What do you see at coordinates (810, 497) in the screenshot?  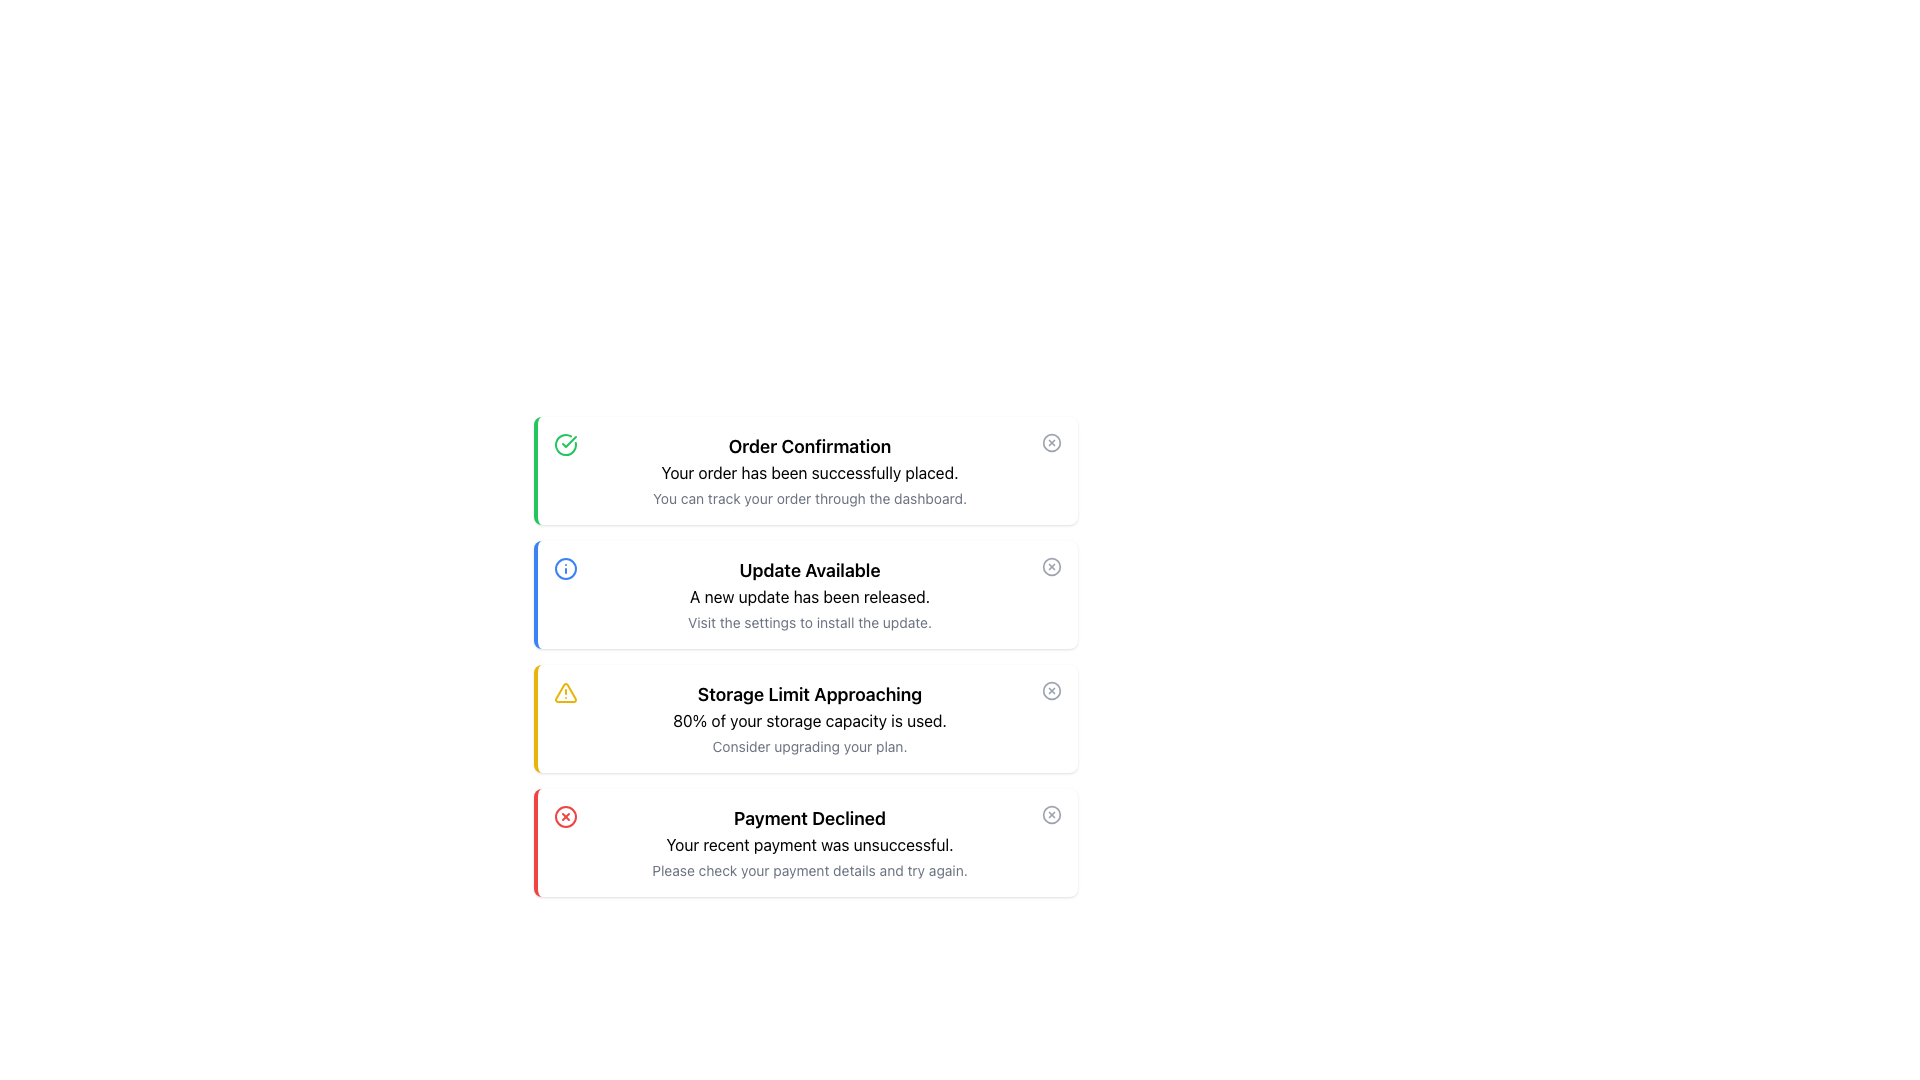 I see `the static text reading 'You can track your order through the dashboard.' which is styled in gray and positioned below the 'Your order has been successfully placed.' text` at bounding box center [810, 497].